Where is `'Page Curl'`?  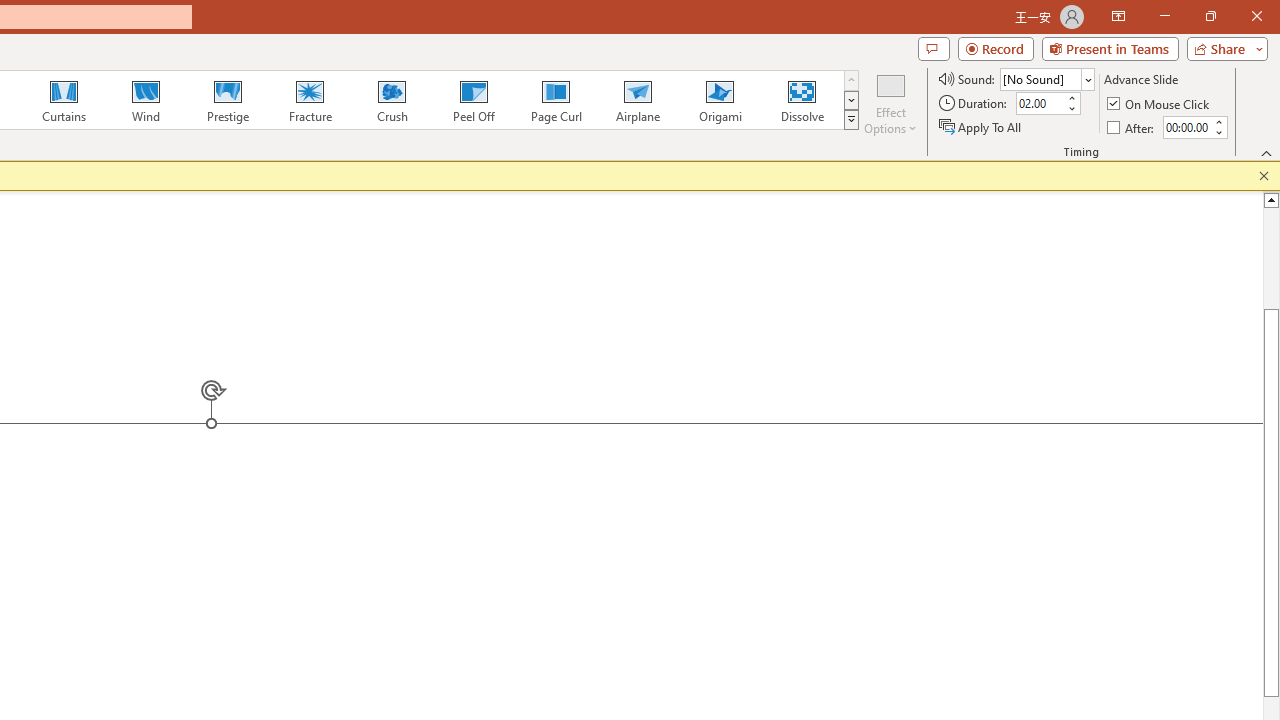
'Page Curl' is located at coordinates (555, 100).